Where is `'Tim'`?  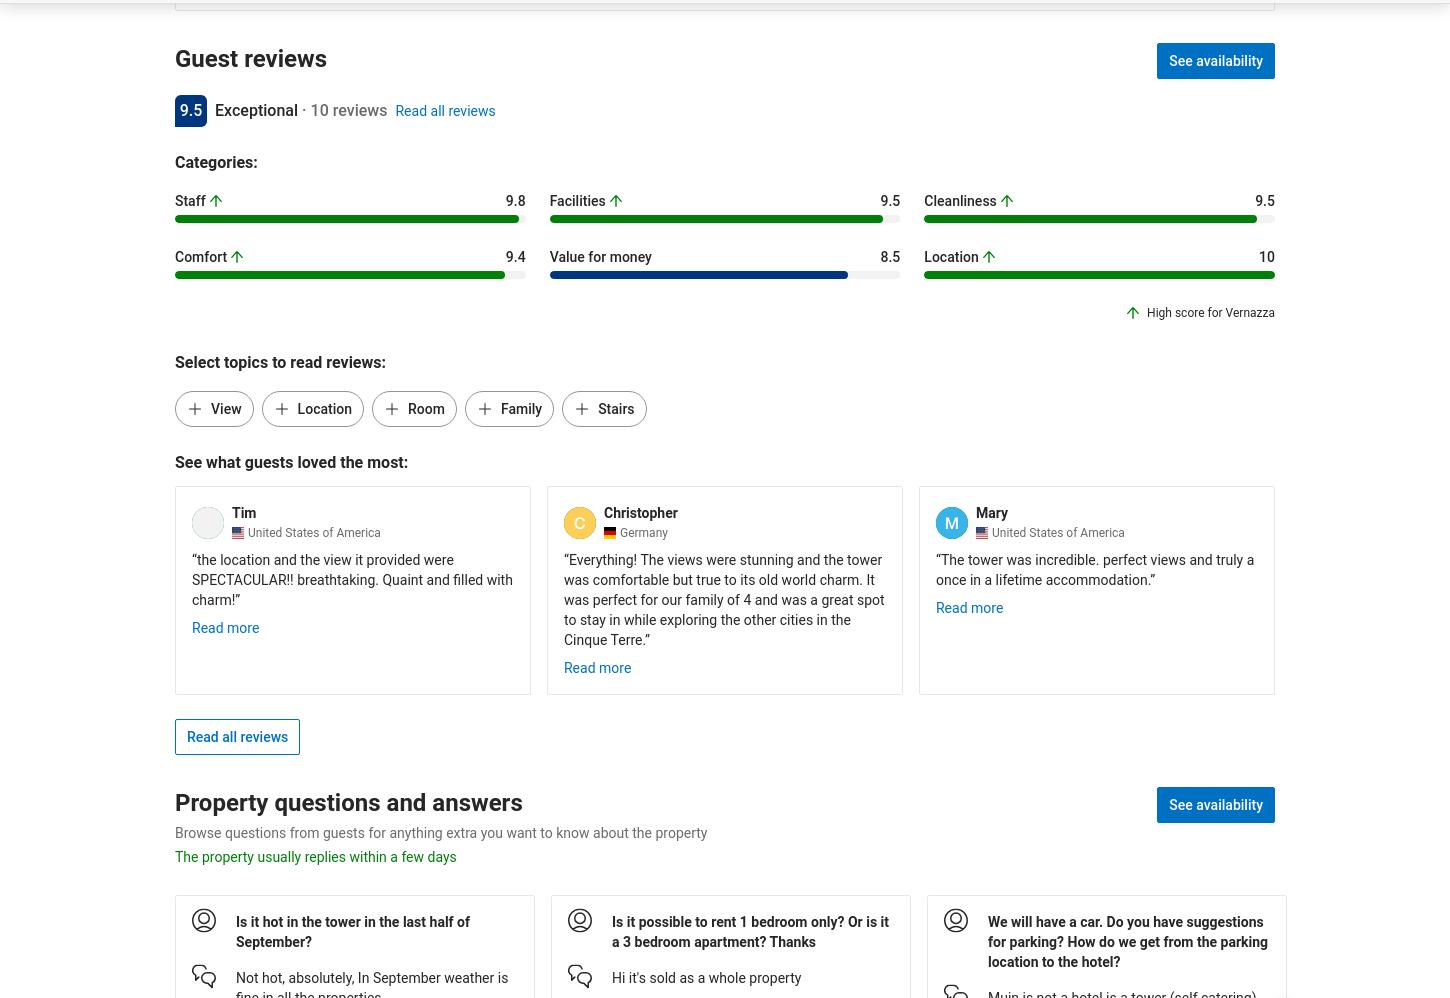 'Tim' is located at coordinates (244, 512).